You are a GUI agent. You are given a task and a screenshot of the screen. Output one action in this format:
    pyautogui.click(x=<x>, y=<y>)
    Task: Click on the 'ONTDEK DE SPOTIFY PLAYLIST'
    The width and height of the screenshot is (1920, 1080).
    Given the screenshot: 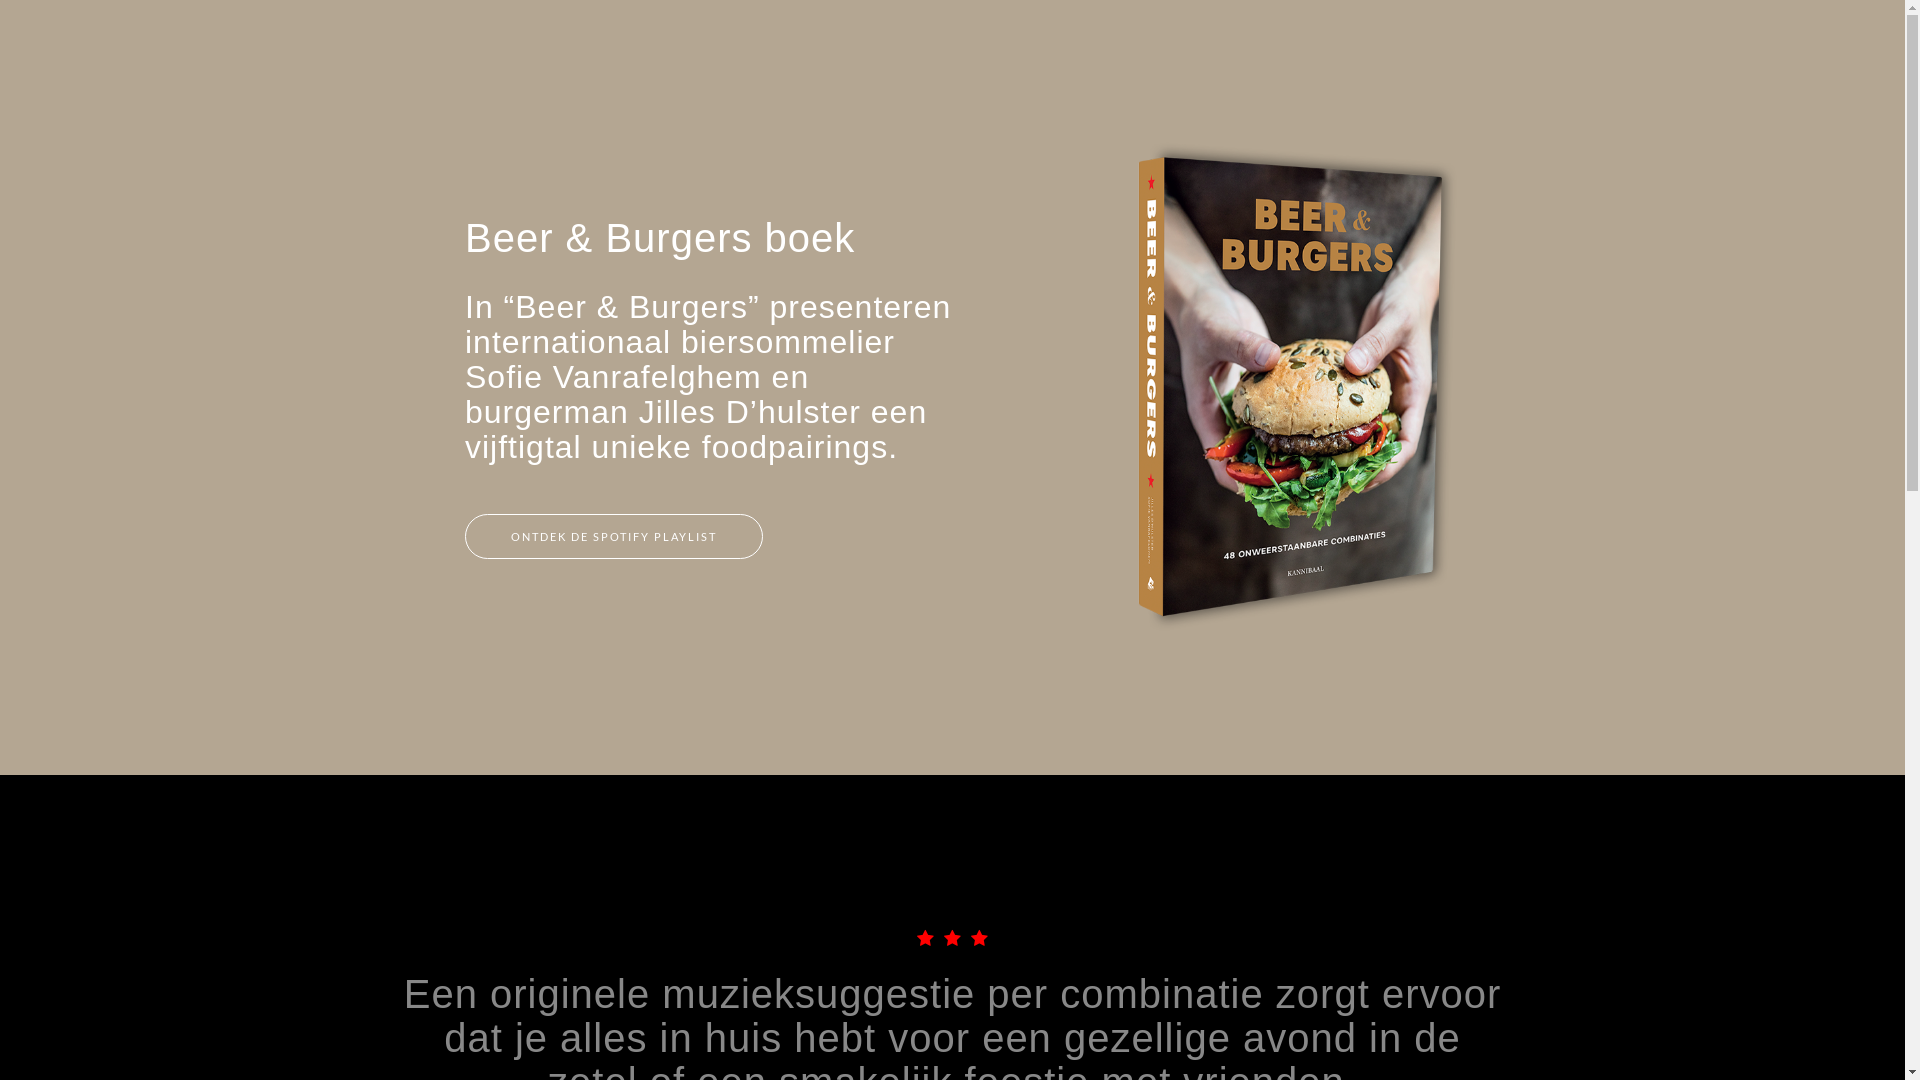 What is the action you would take?
    pyautogui.click(x=613, y=535)
    